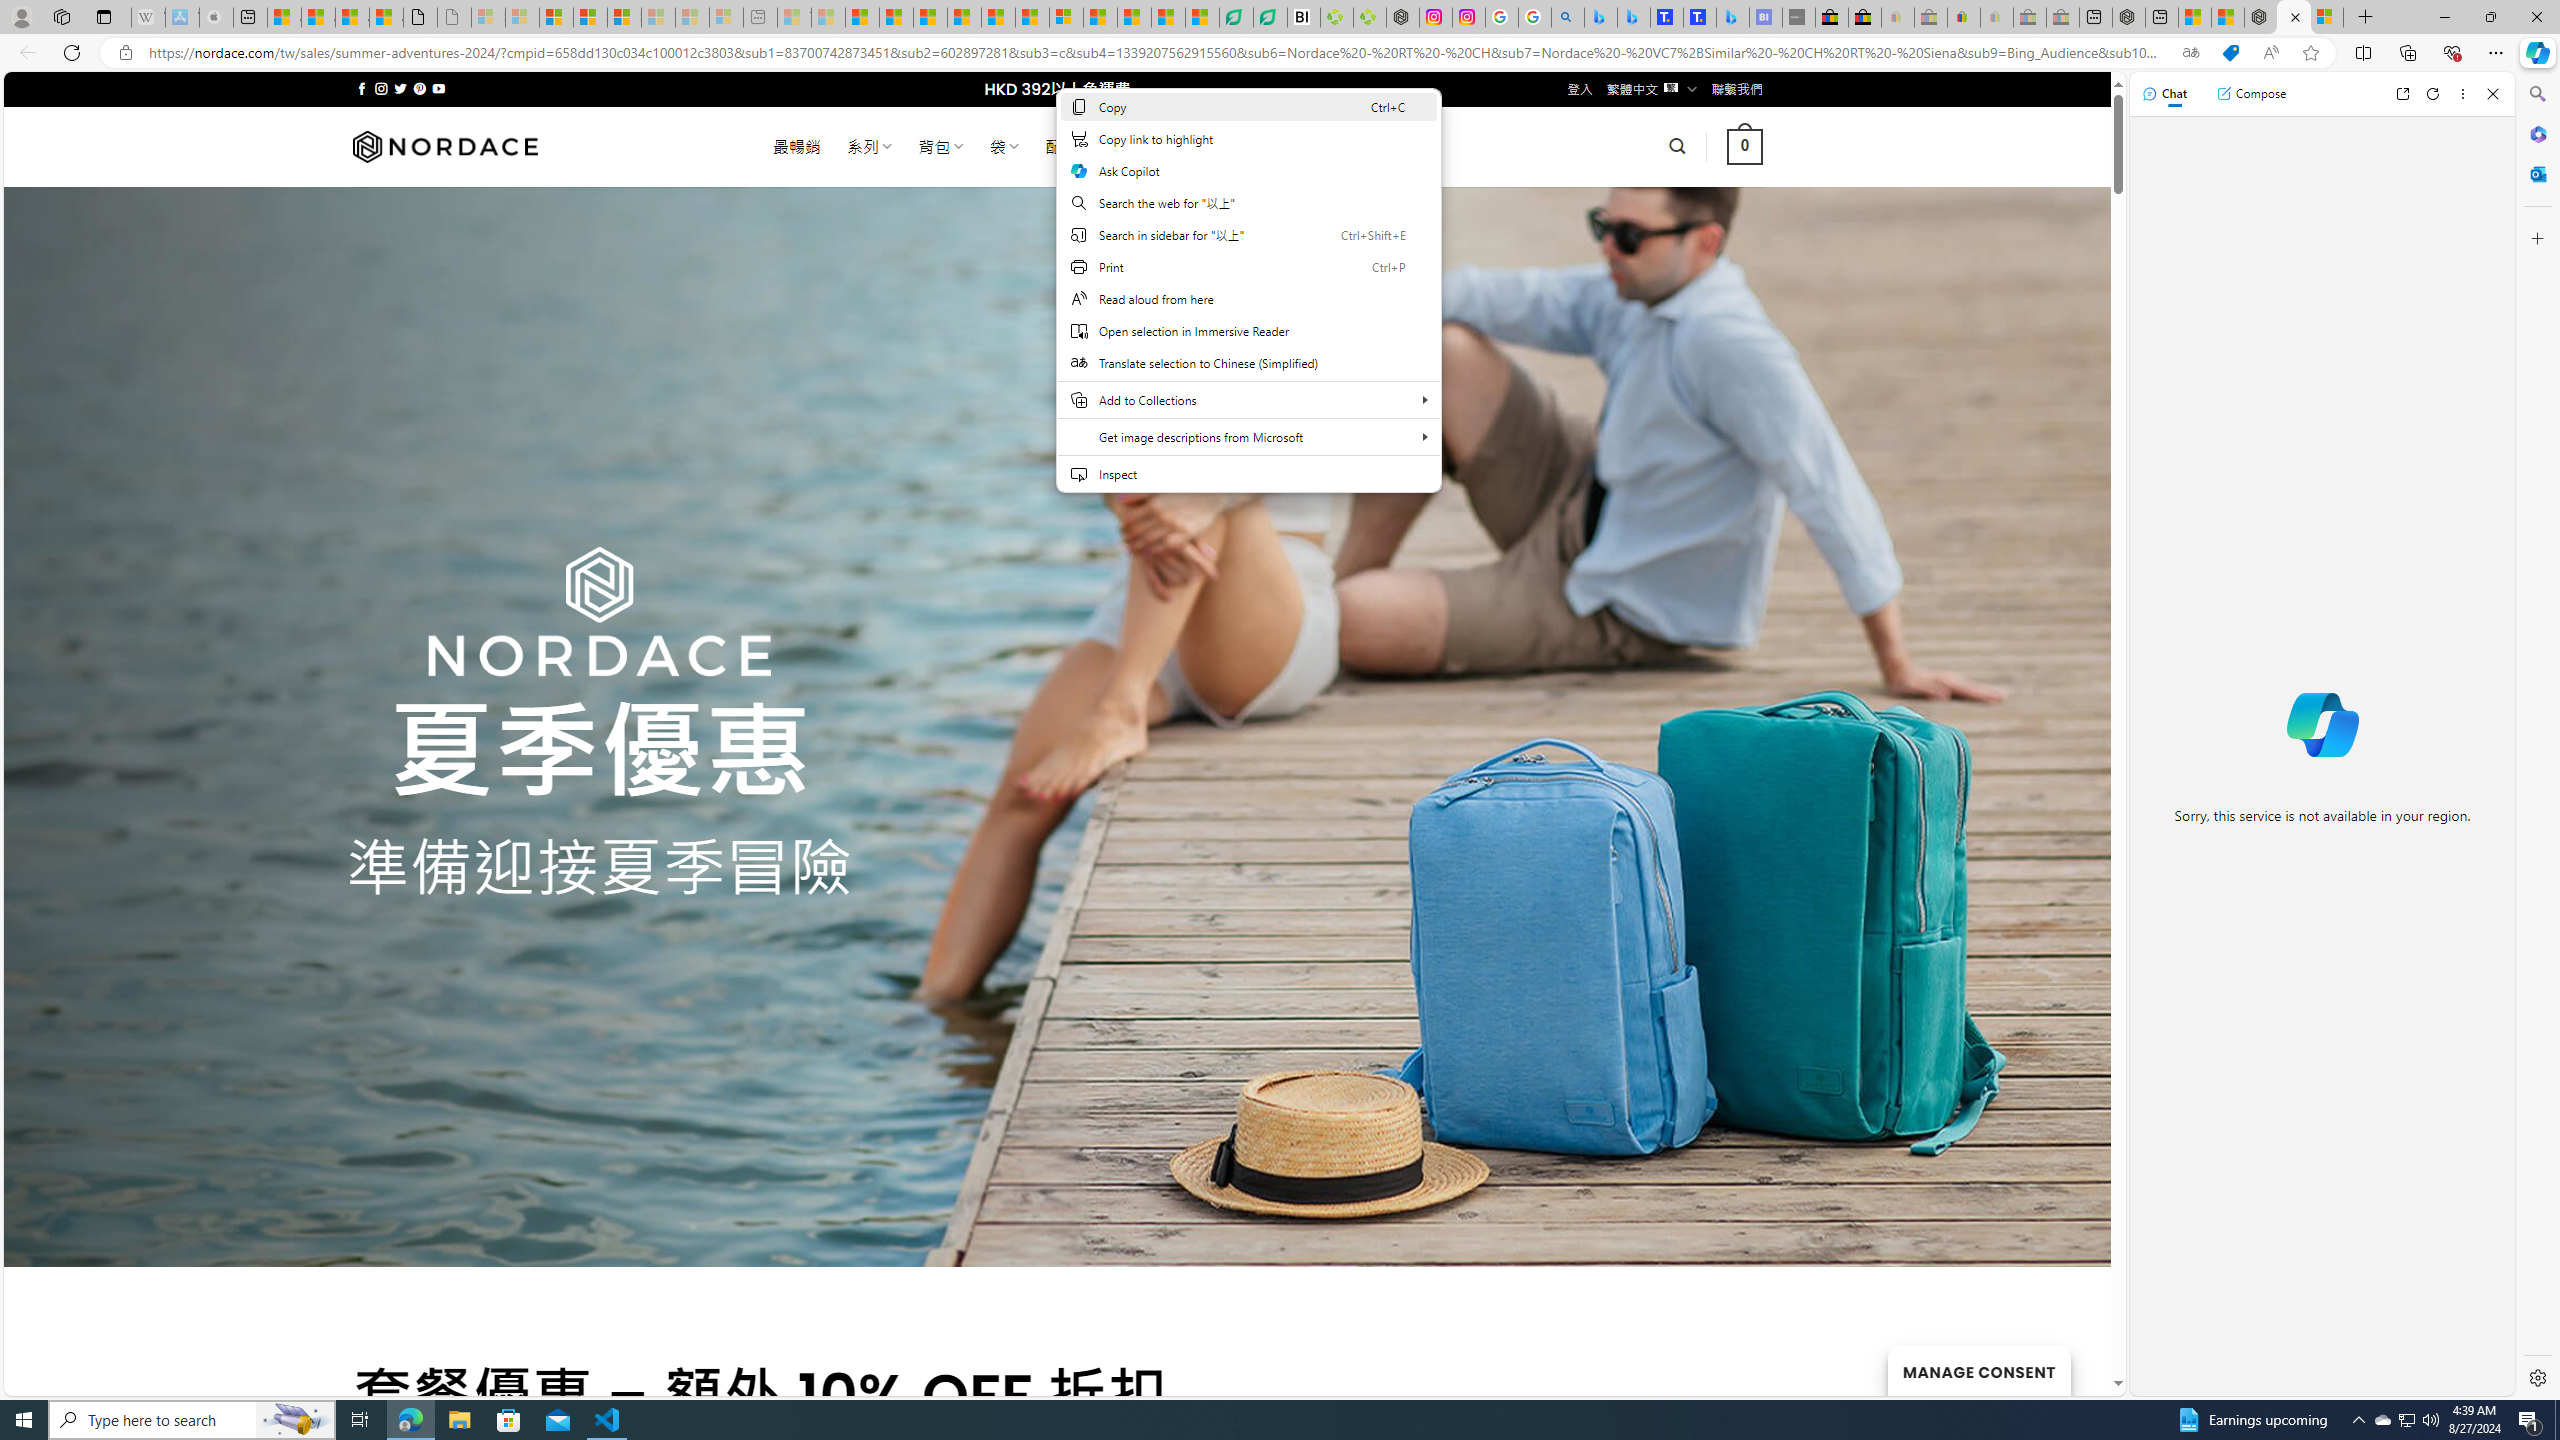  What do you see at coordinates (1031, 16) in the screenshot?
I see `'Foo BAR | Trusted Community Engagement and Contributions'` at bounding box center [1031, 16].